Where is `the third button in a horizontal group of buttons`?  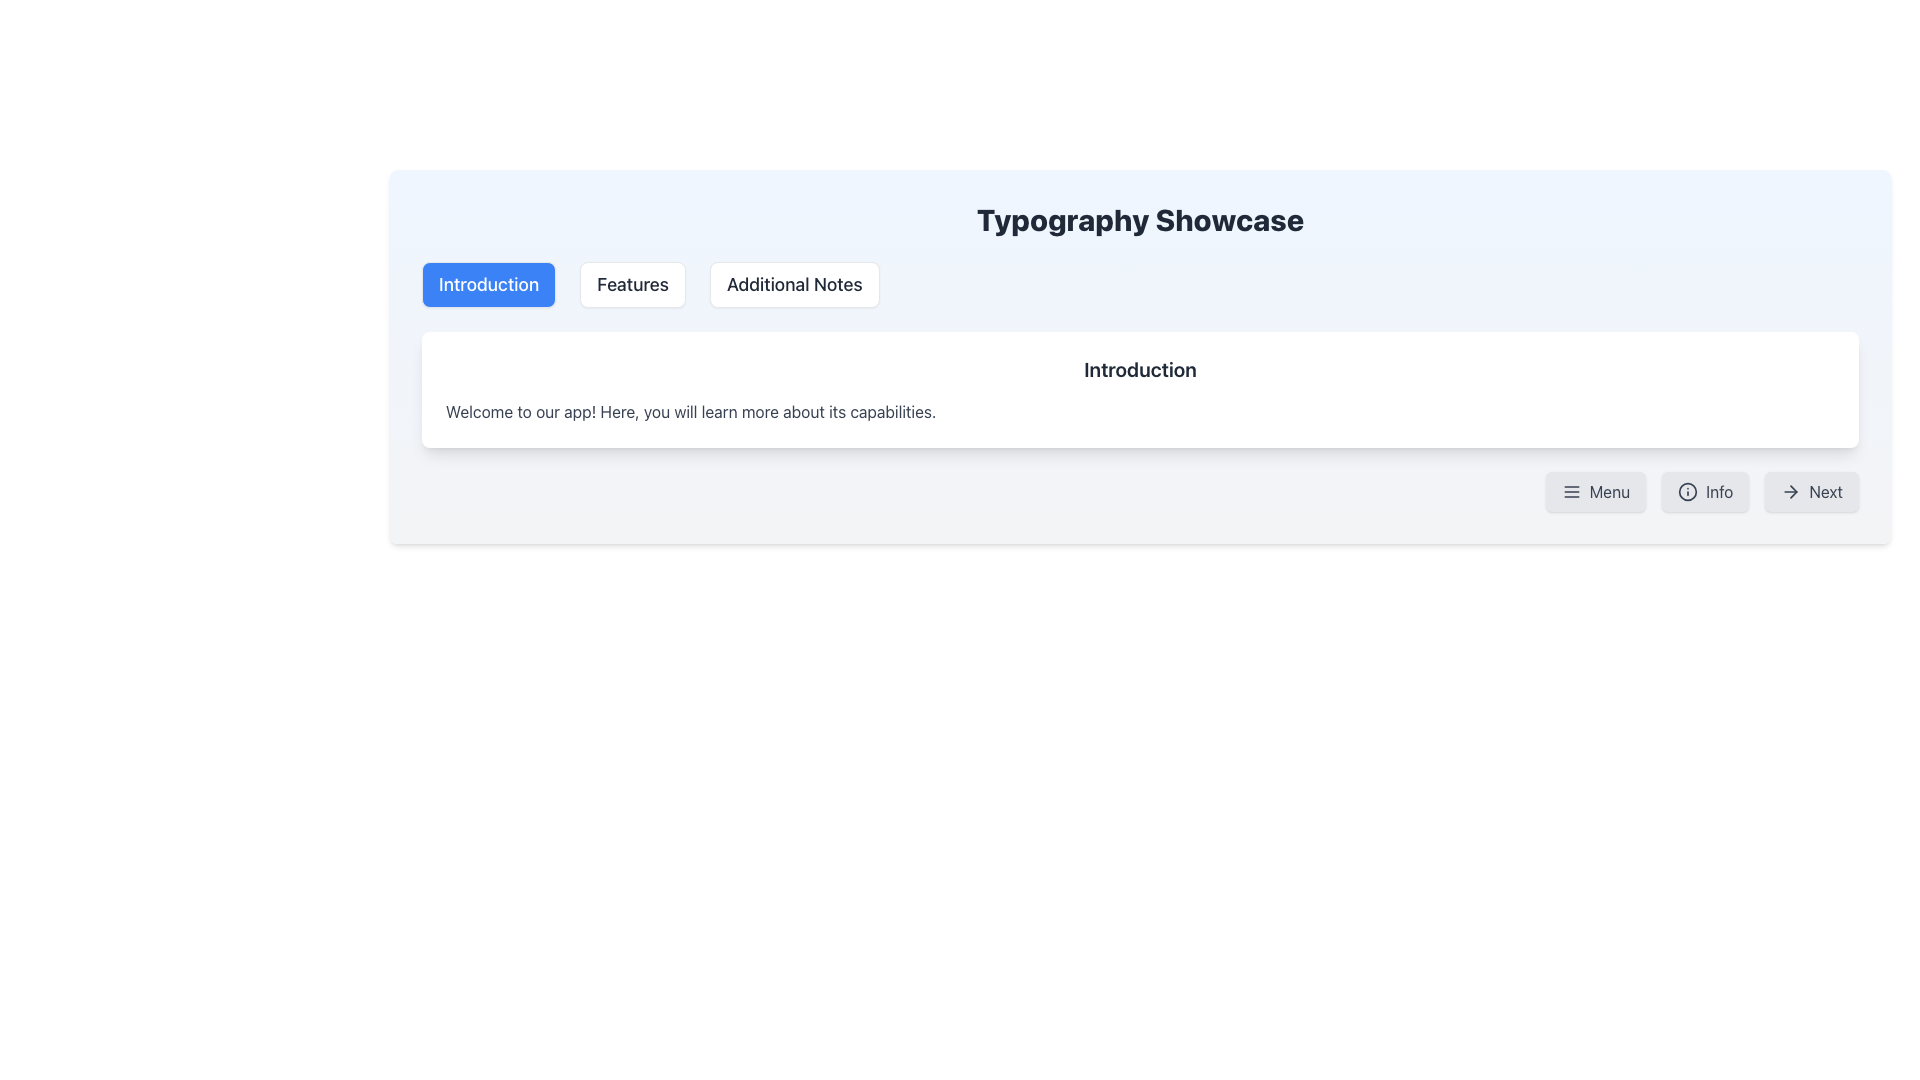
the third button in a horizontal group of buttons is located at coordinates (793, 285).